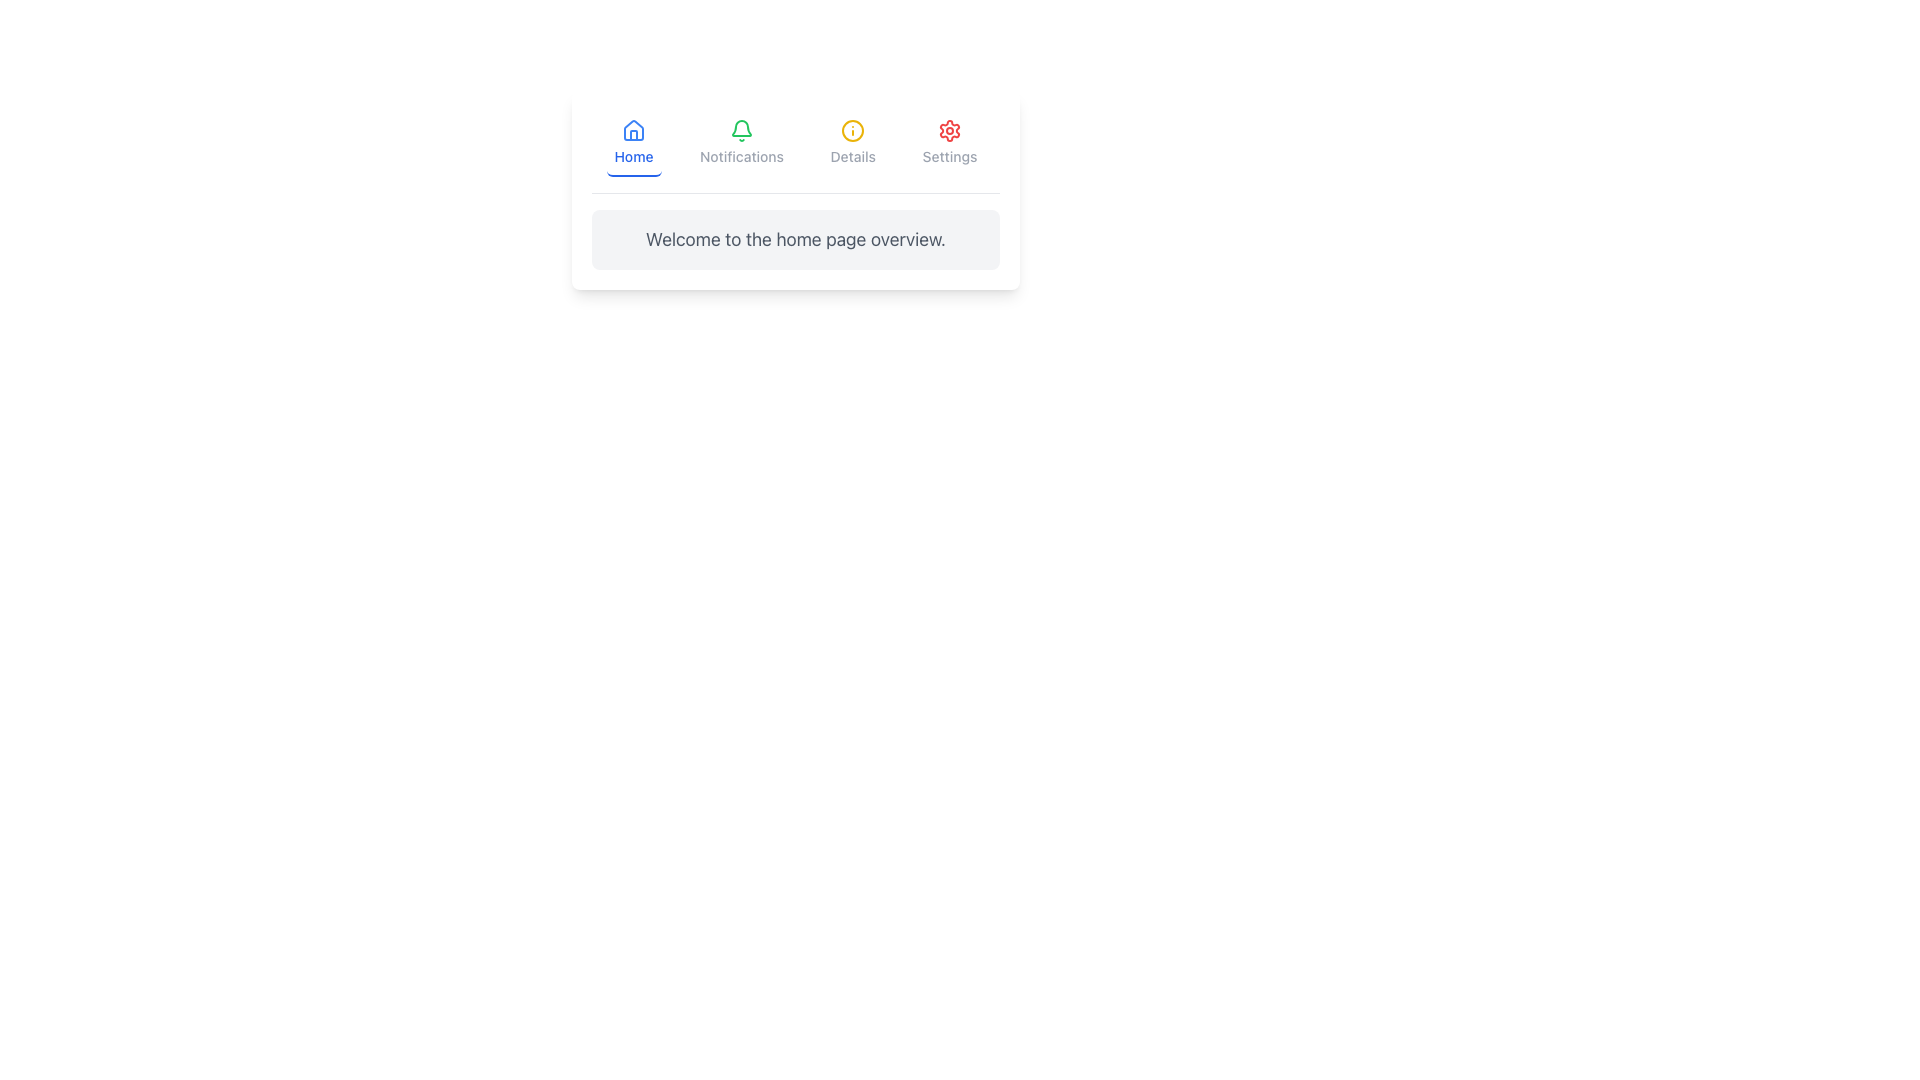 This screenshot has width=1920, height=1080. I want to click on the 'Notifications' text label element, which is styled in gray and positioned below a green bell icon in the navigation bar, so click(741, 156).